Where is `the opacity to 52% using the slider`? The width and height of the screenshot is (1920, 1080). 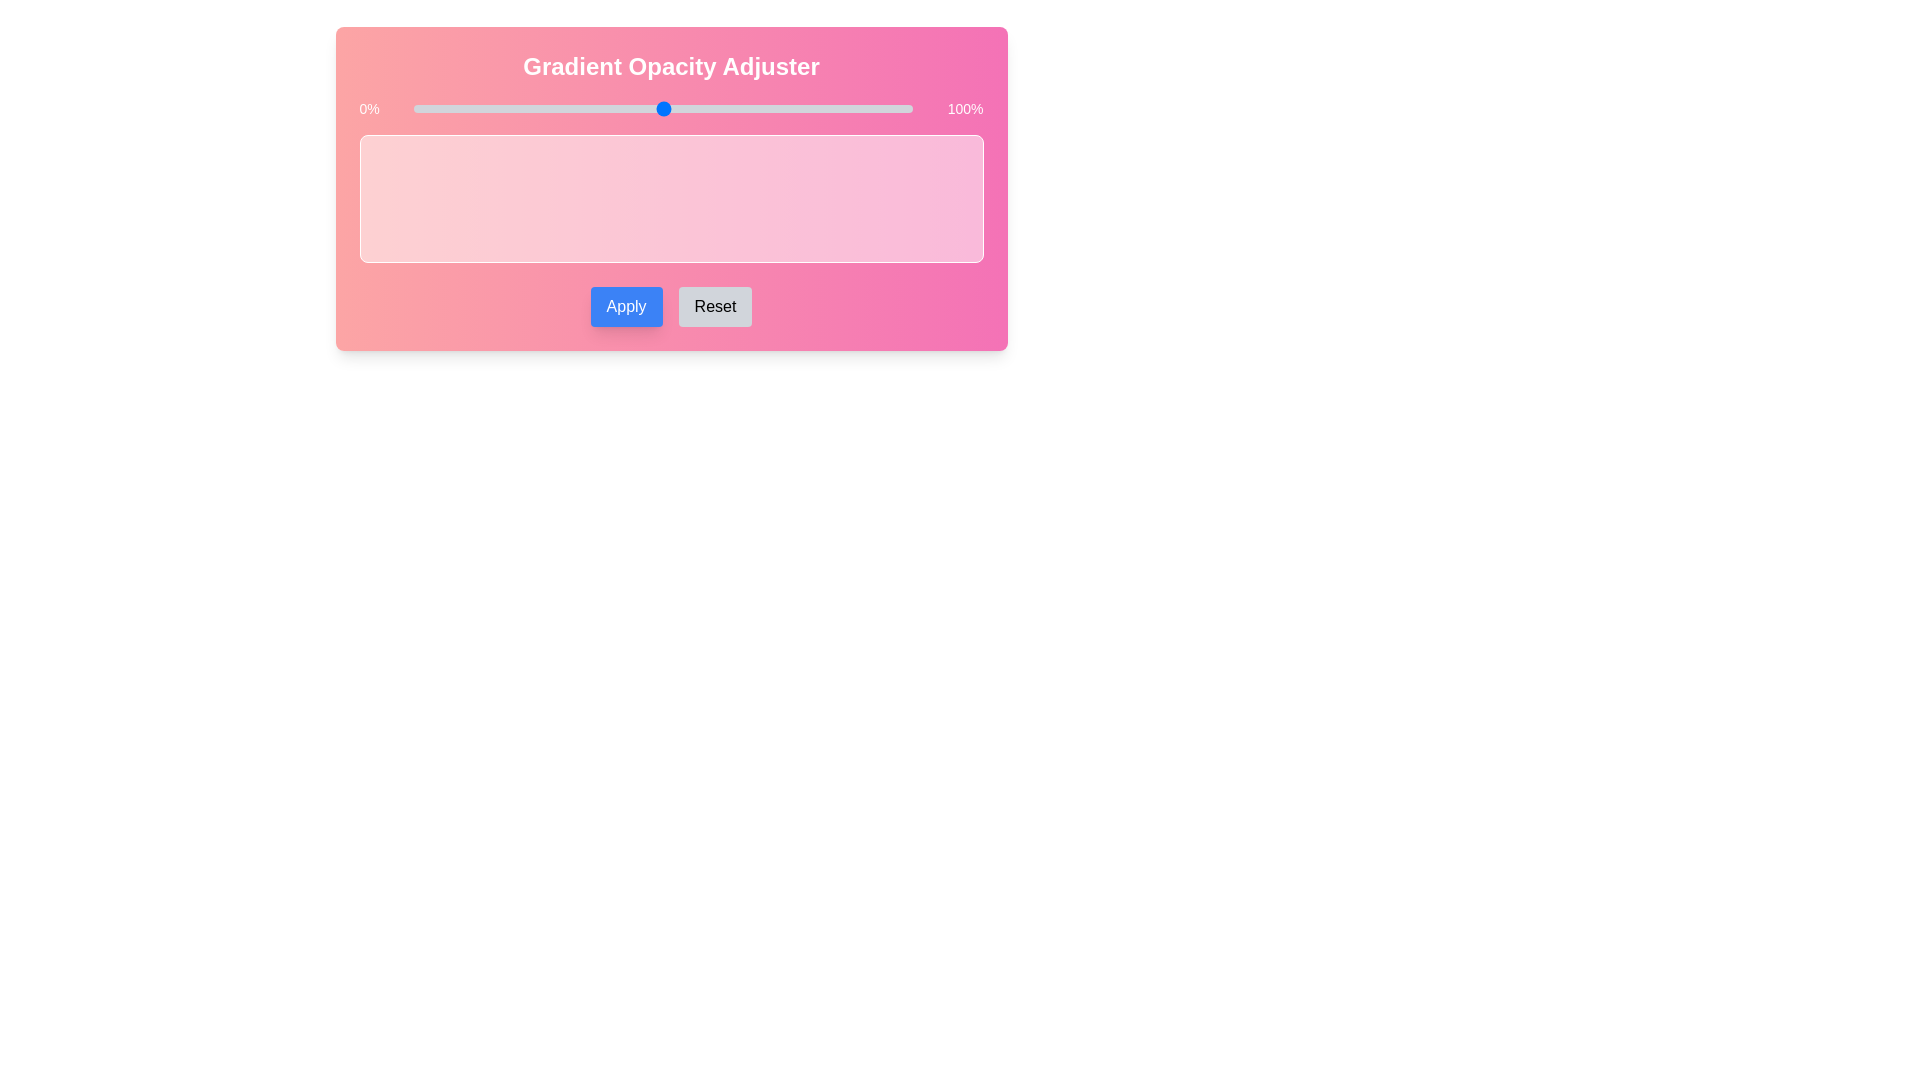
the opacity to 52% using the slider is located at coordinates (673, 108).